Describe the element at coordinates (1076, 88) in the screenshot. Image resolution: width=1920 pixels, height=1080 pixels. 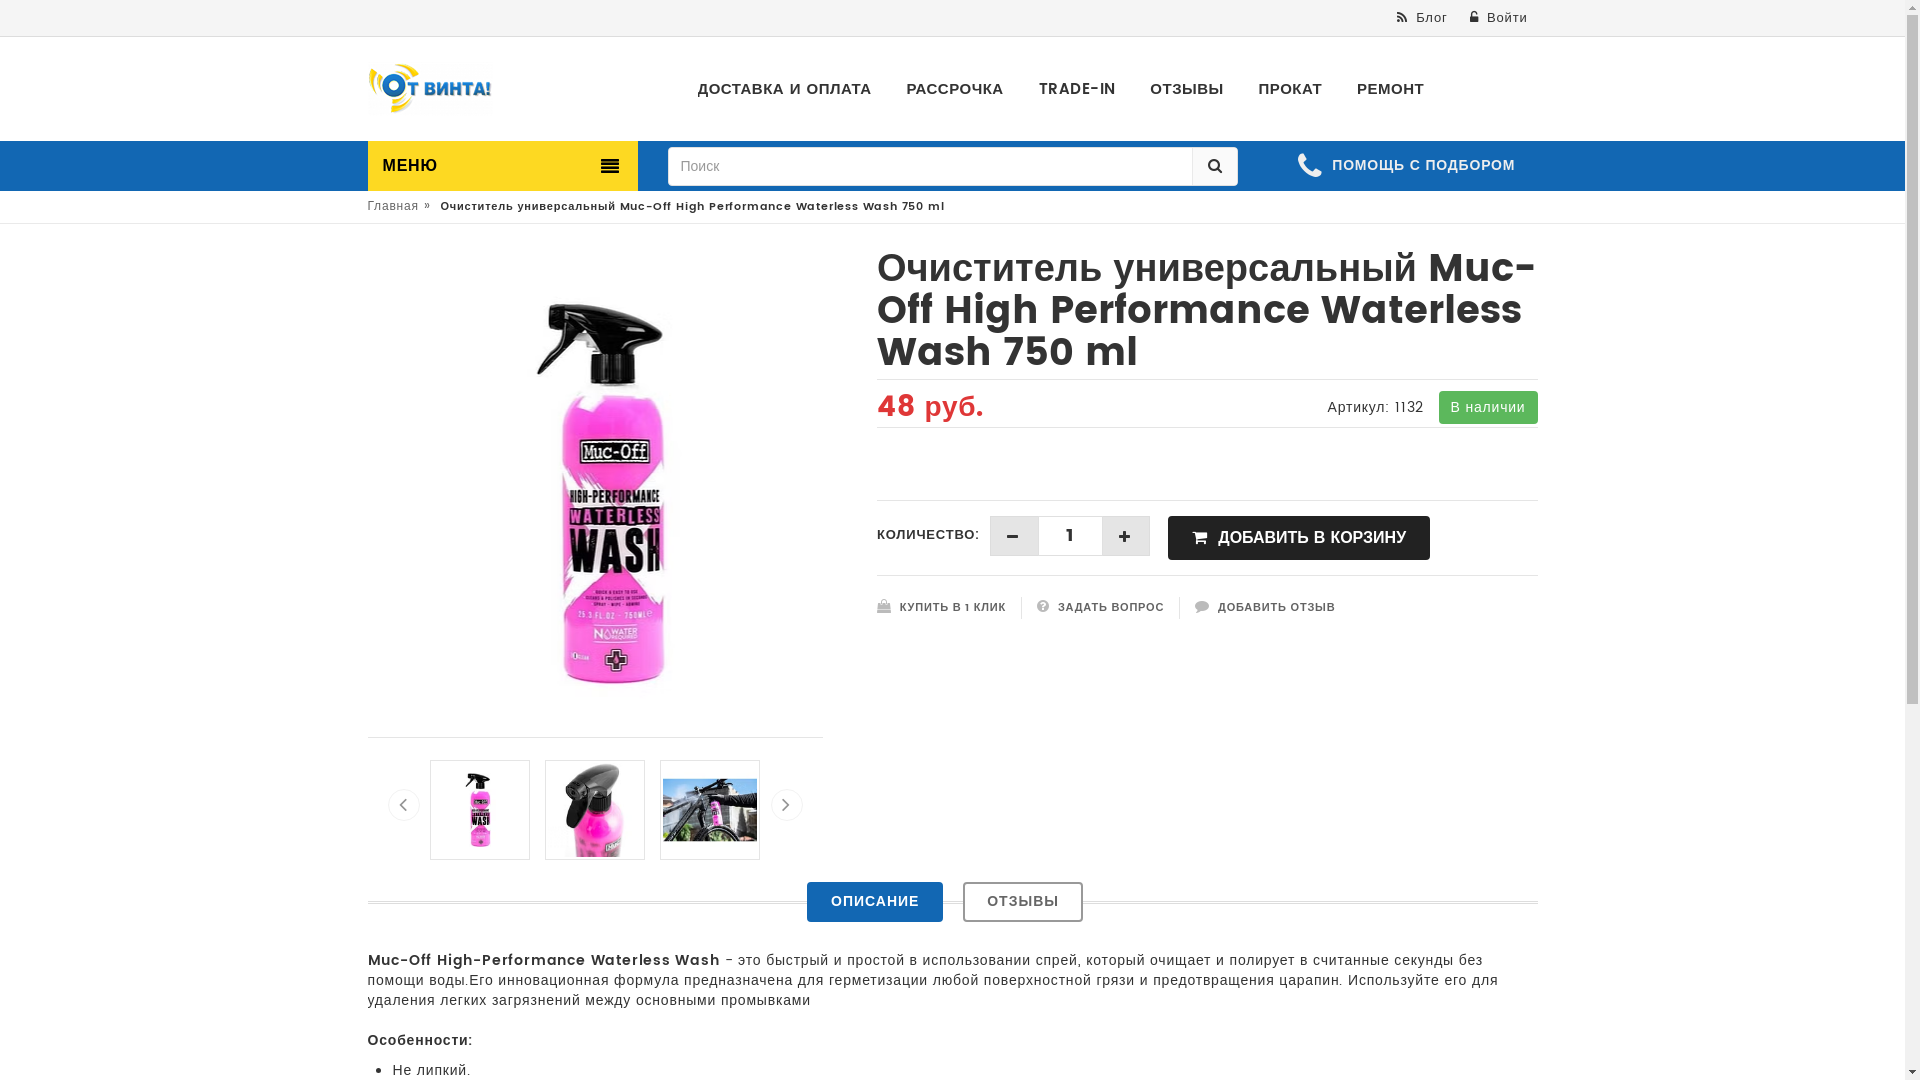
I see `'TRADE-IN'` at that location.